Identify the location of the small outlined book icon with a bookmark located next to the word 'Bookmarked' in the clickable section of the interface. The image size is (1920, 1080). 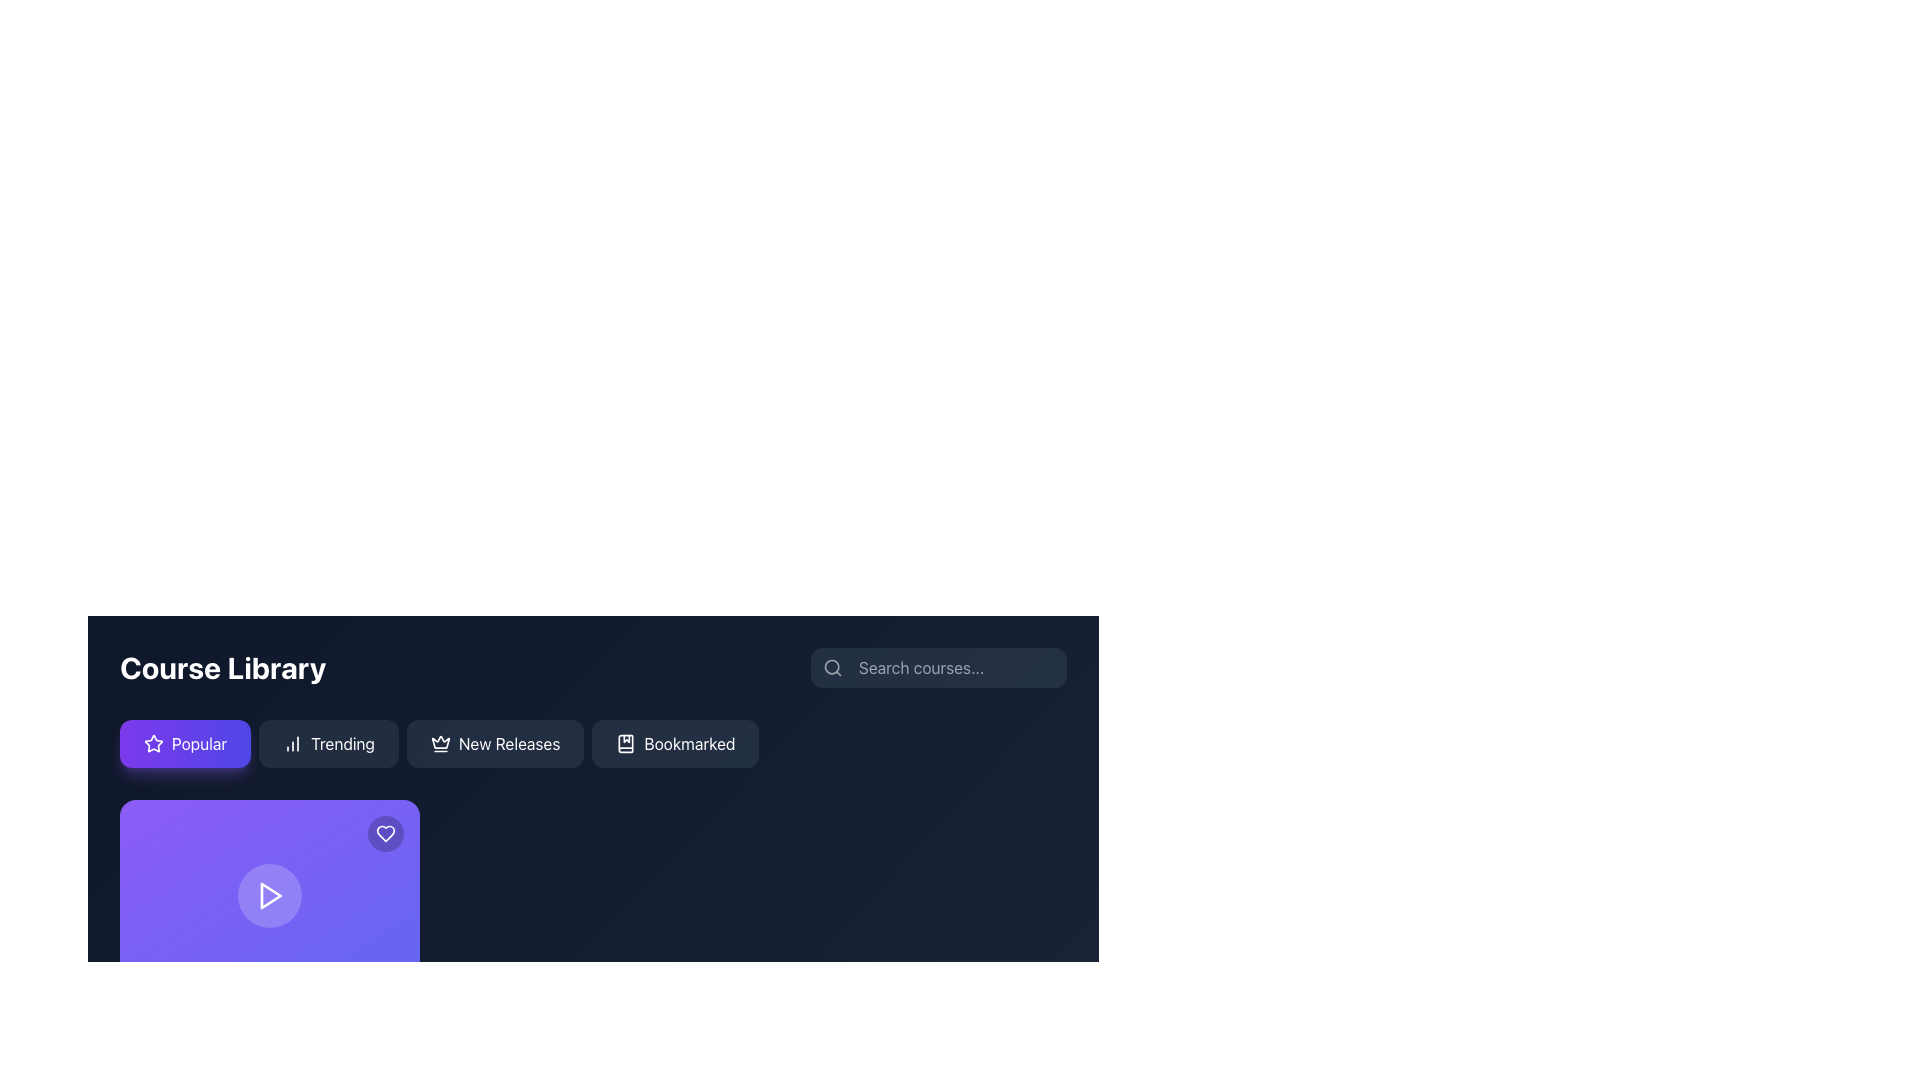
(625, 744).